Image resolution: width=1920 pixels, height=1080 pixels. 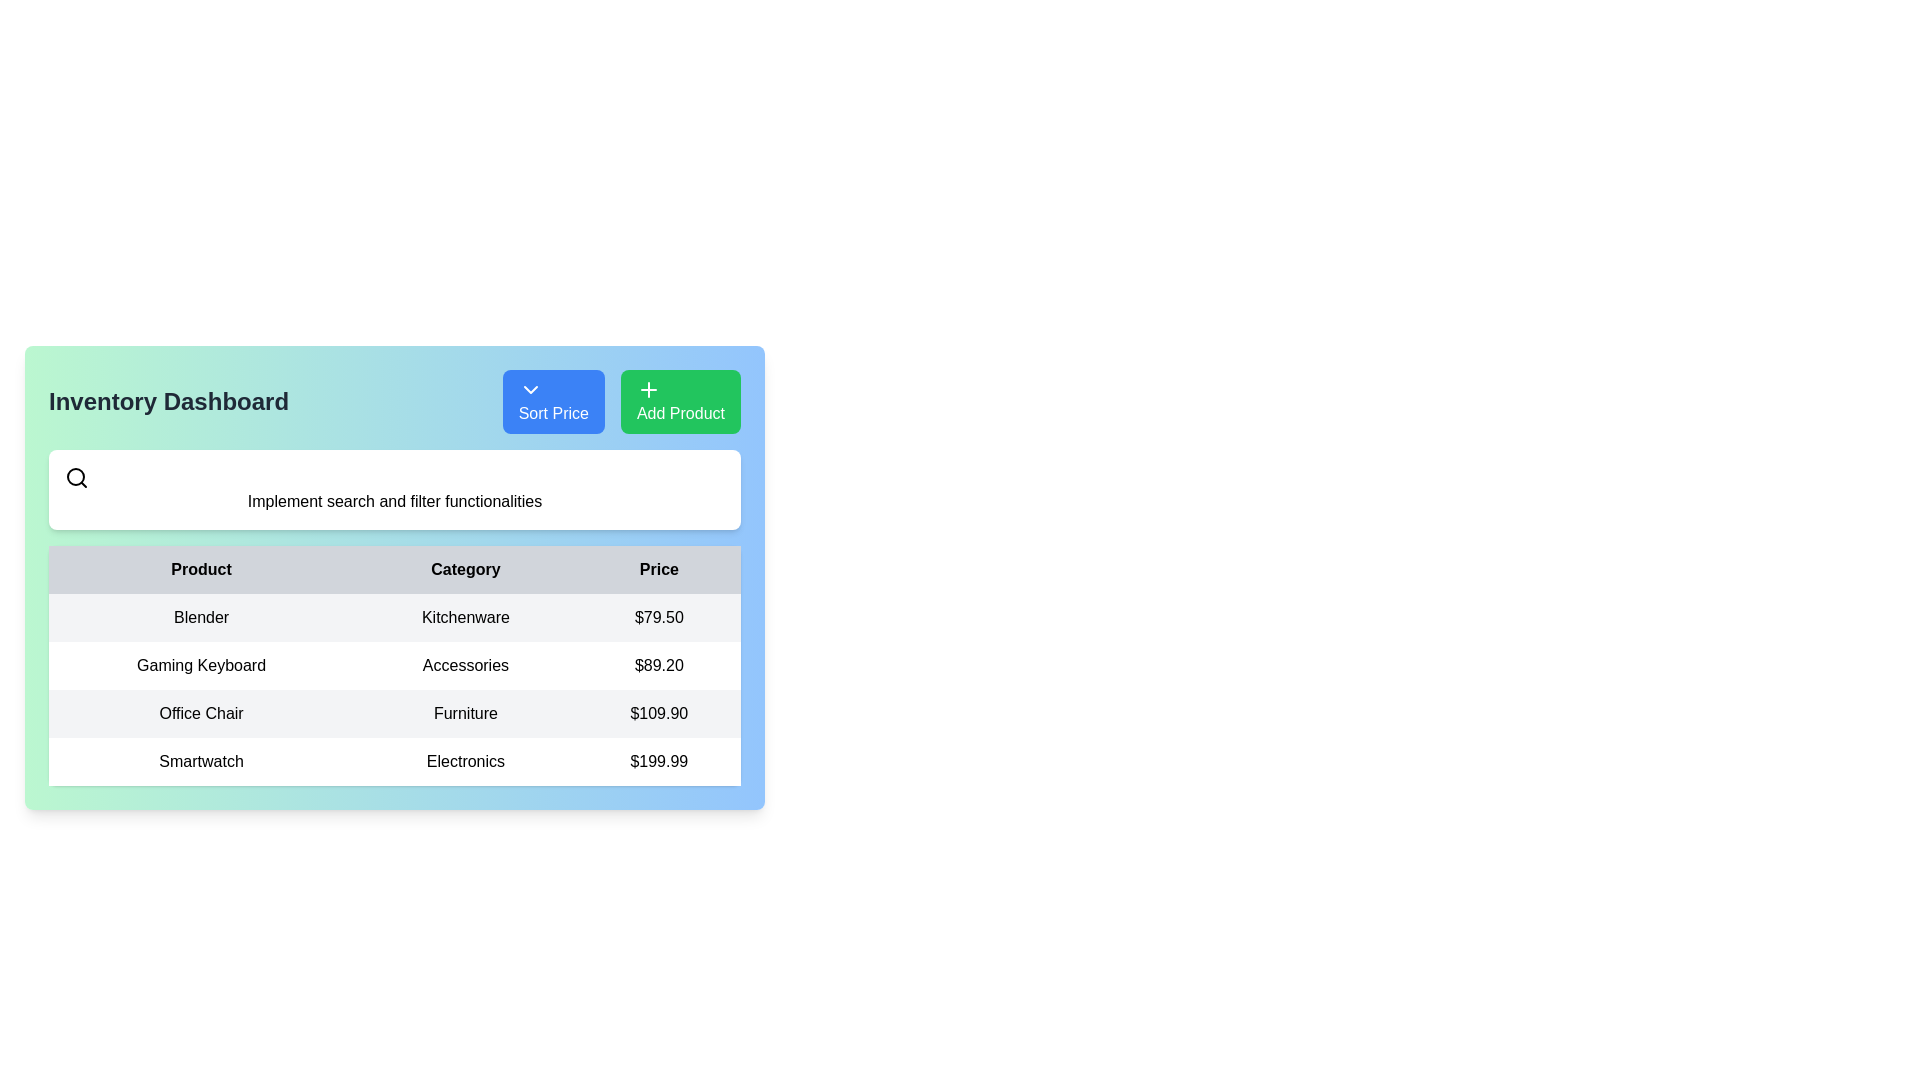 I want to click on the price label displaying '$89.20' for the 'Gaming Keyboard' in the accessories category, which is located in the price column of the table, so click(x=659, y=666).